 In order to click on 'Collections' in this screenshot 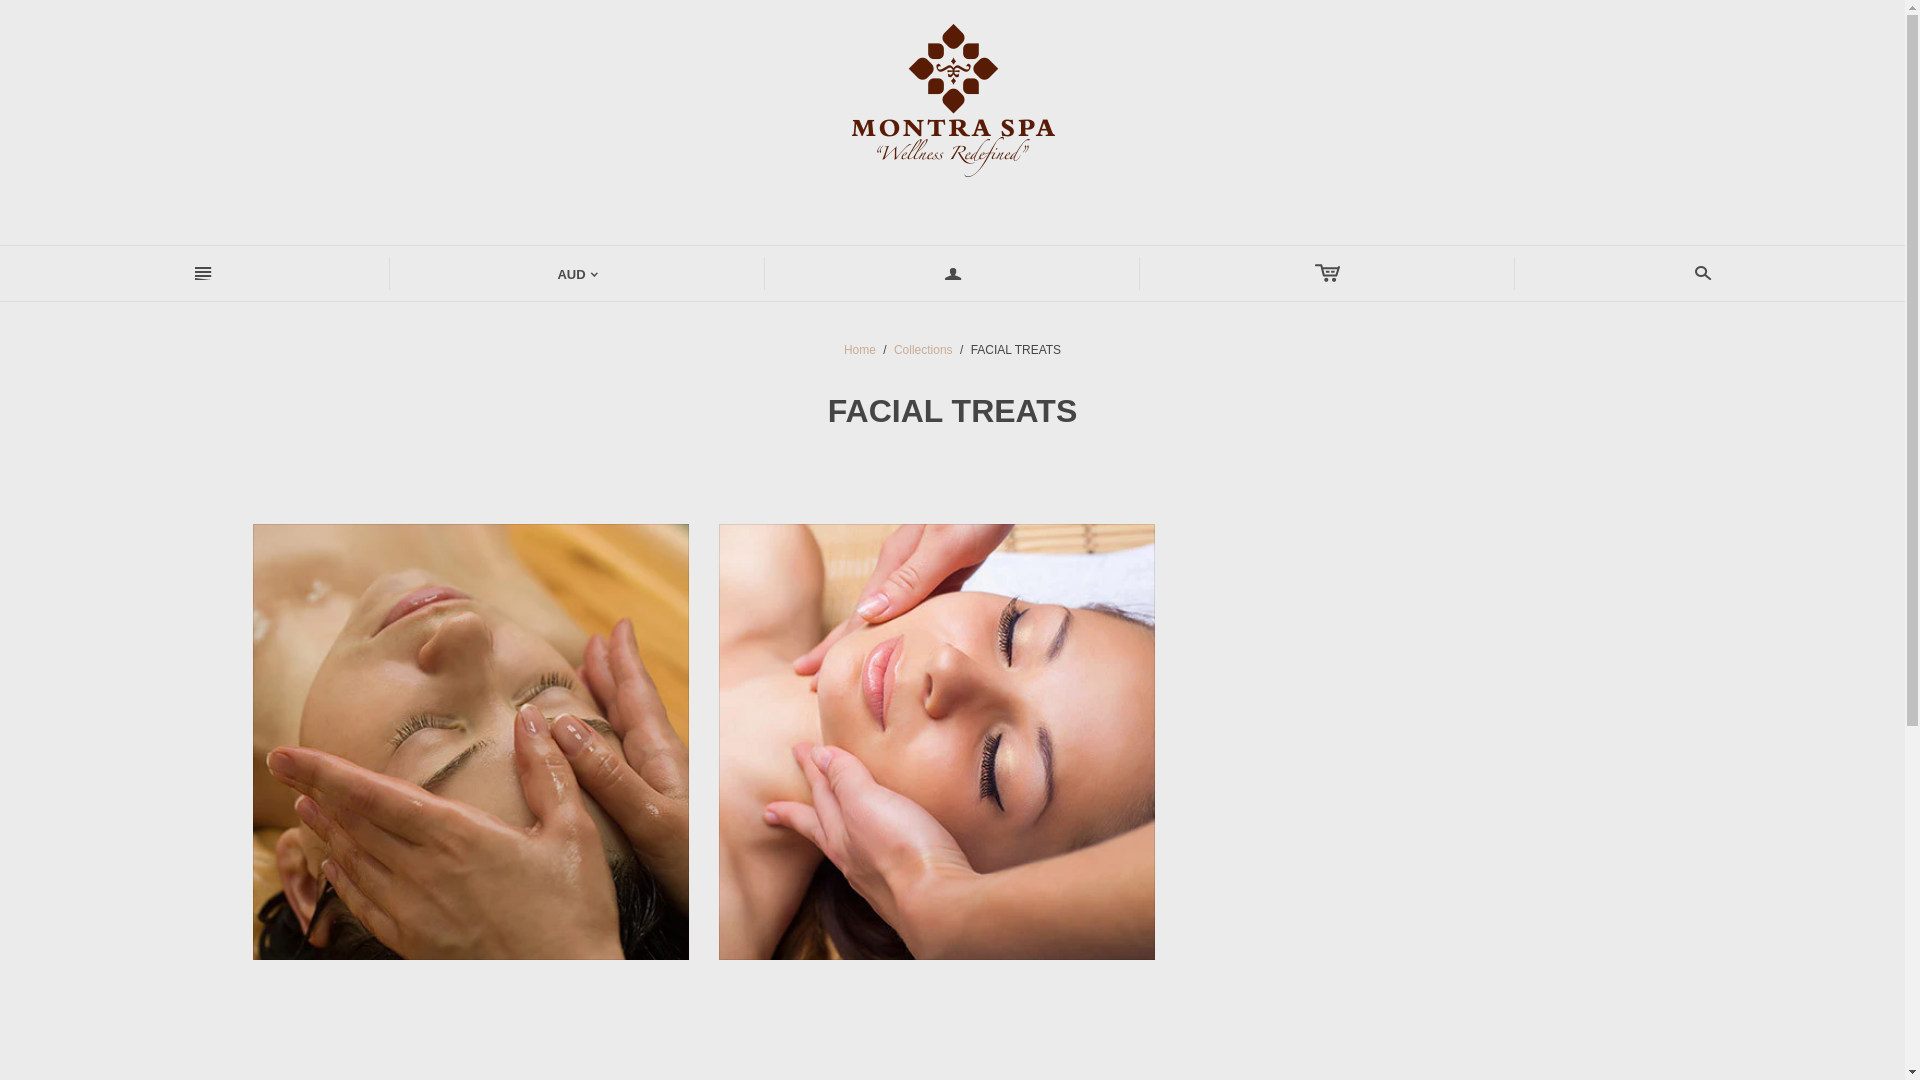, I will do `click(922, 349)`.